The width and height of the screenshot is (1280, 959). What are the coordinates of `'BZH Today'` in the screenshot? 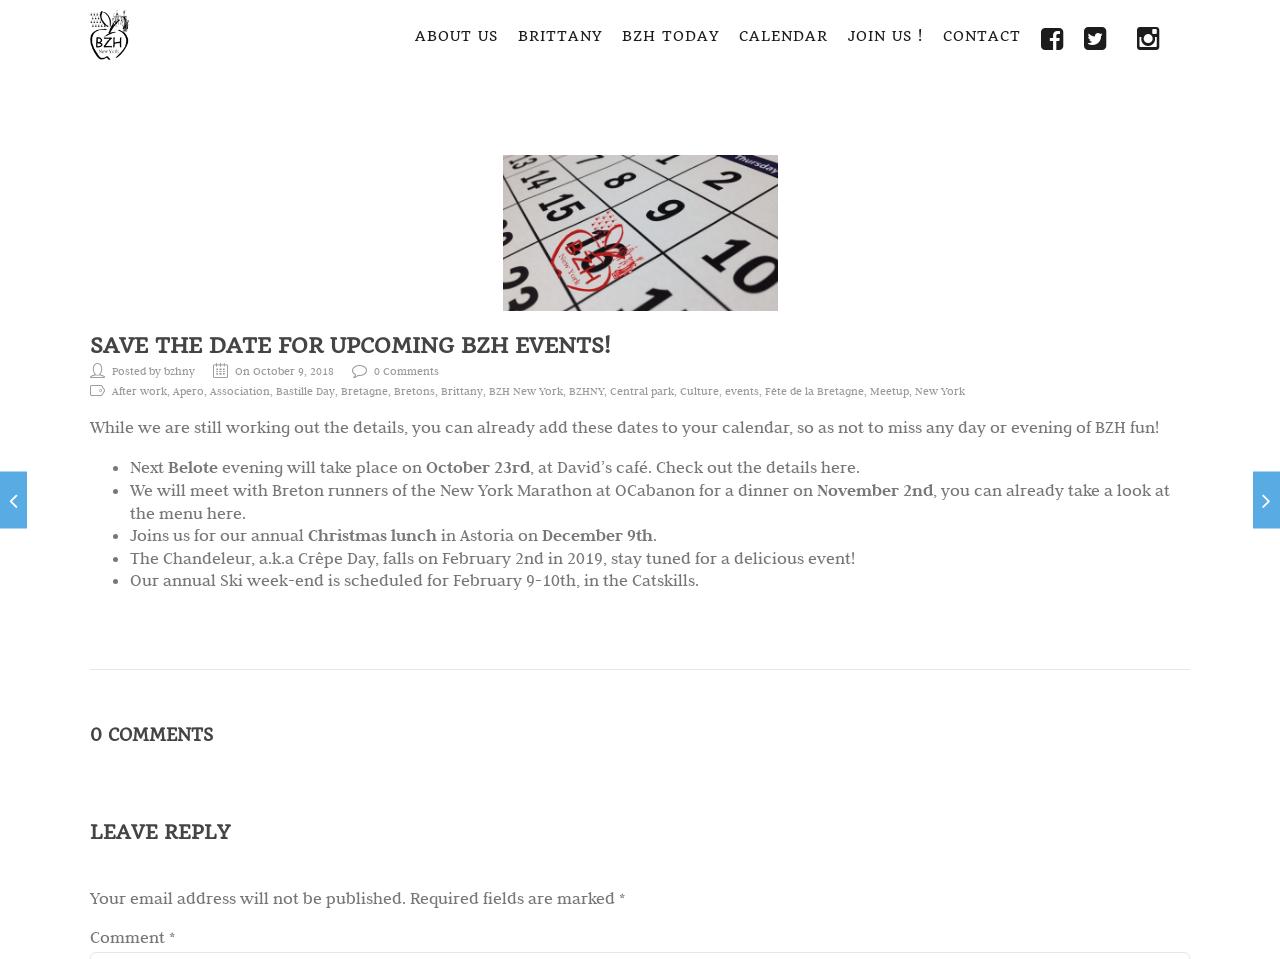 It's located at (670, 34).